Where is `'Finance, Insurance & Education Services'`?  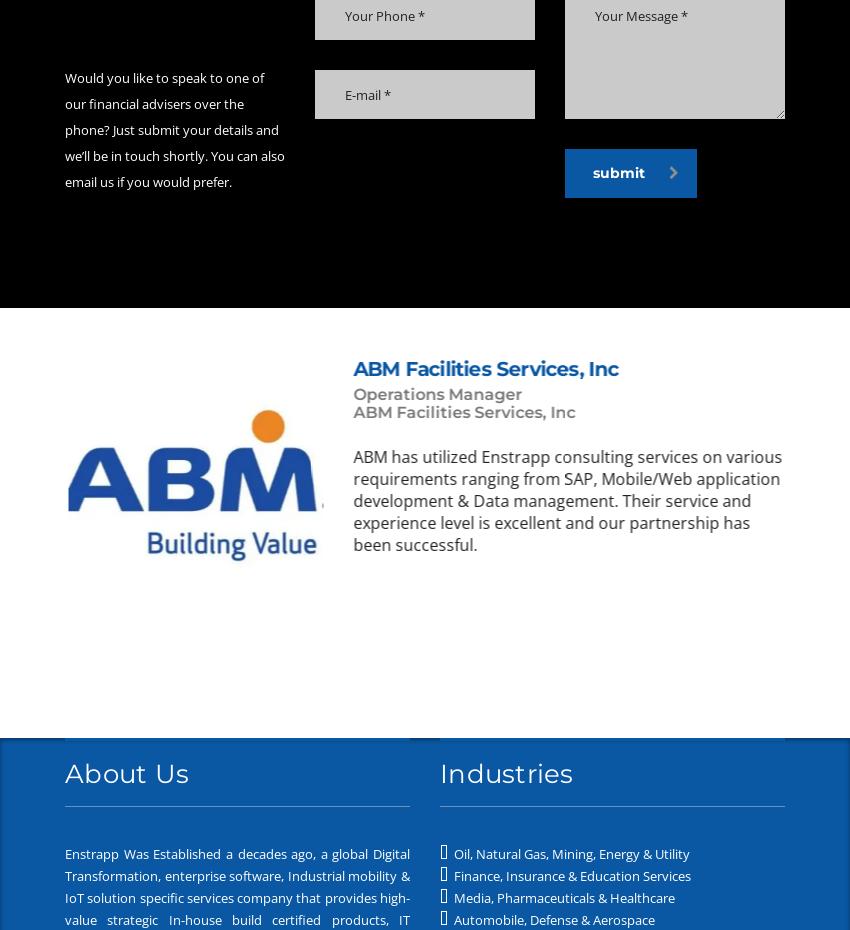 'Finance, Insurance & Education Services' is located at coordinates (569, 875).